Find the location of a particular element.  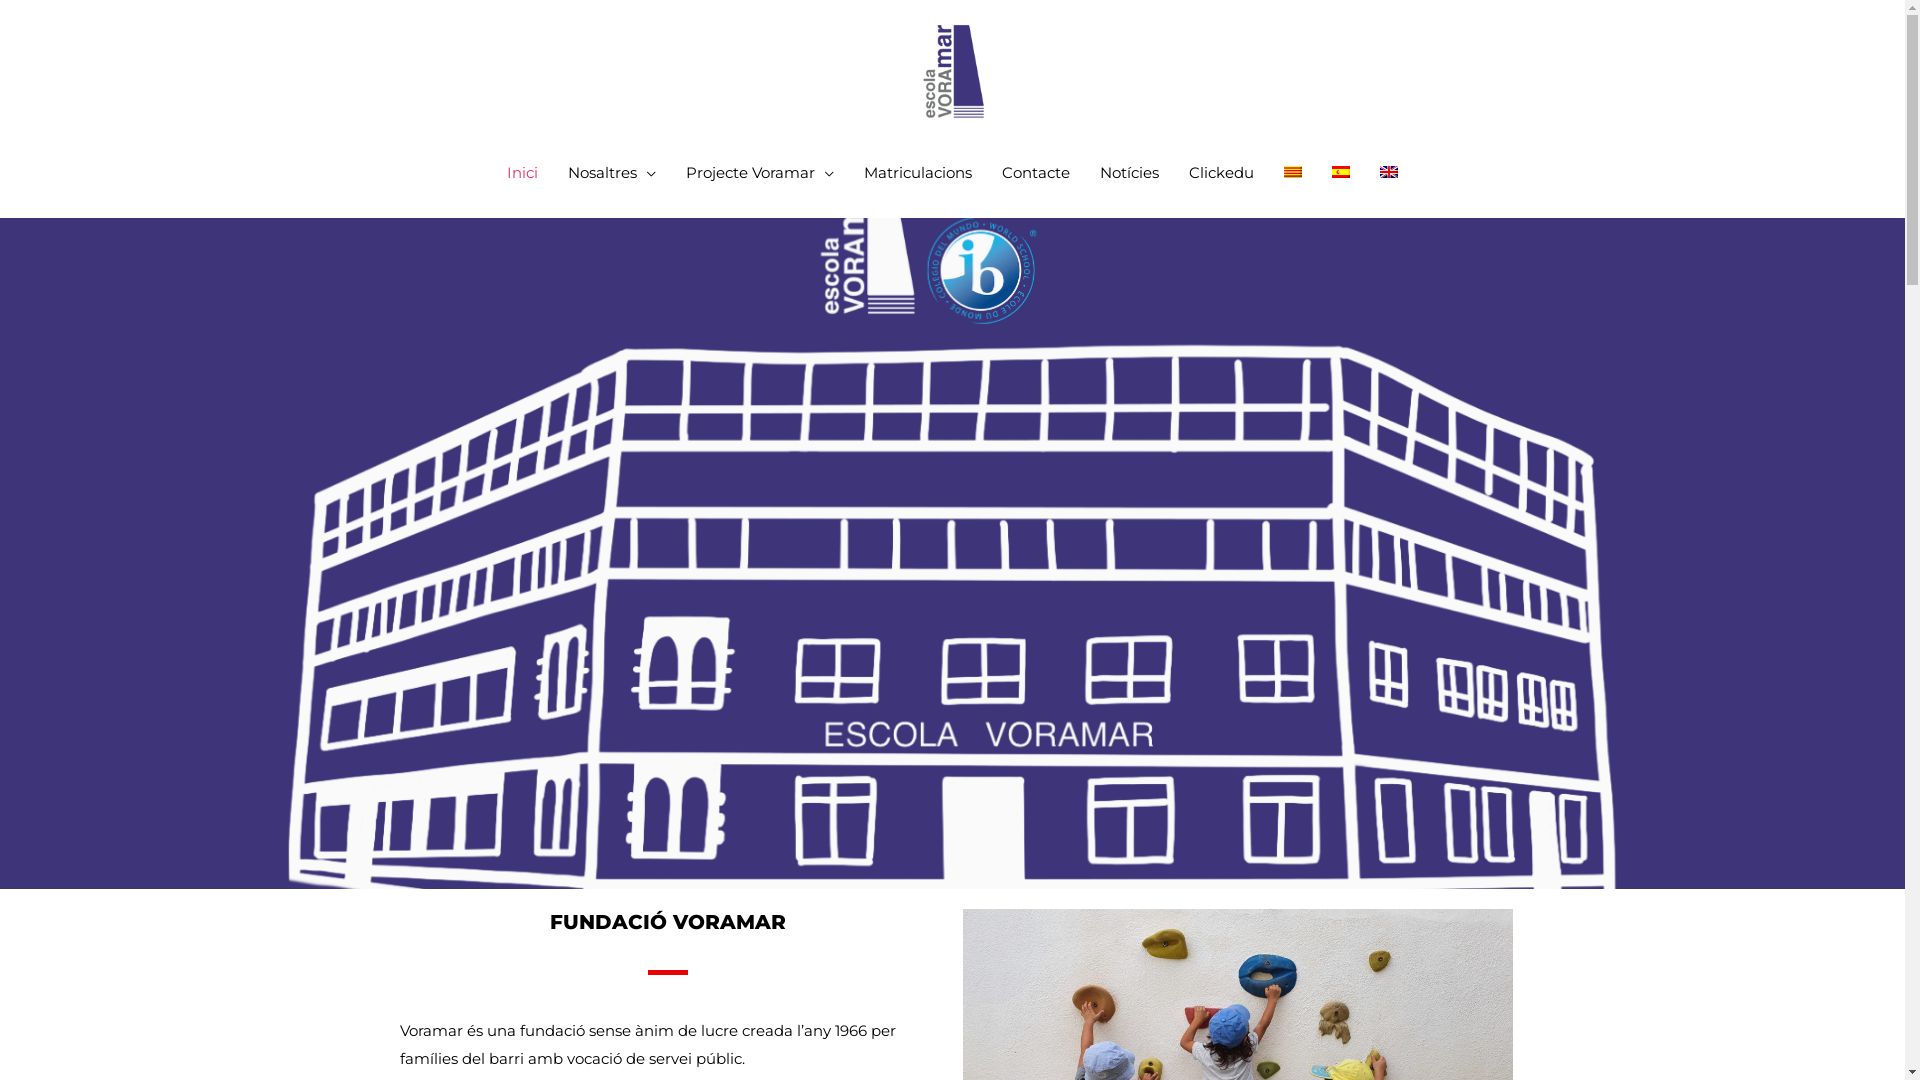

'Nosaltres' is located at coordinates (552, 172).